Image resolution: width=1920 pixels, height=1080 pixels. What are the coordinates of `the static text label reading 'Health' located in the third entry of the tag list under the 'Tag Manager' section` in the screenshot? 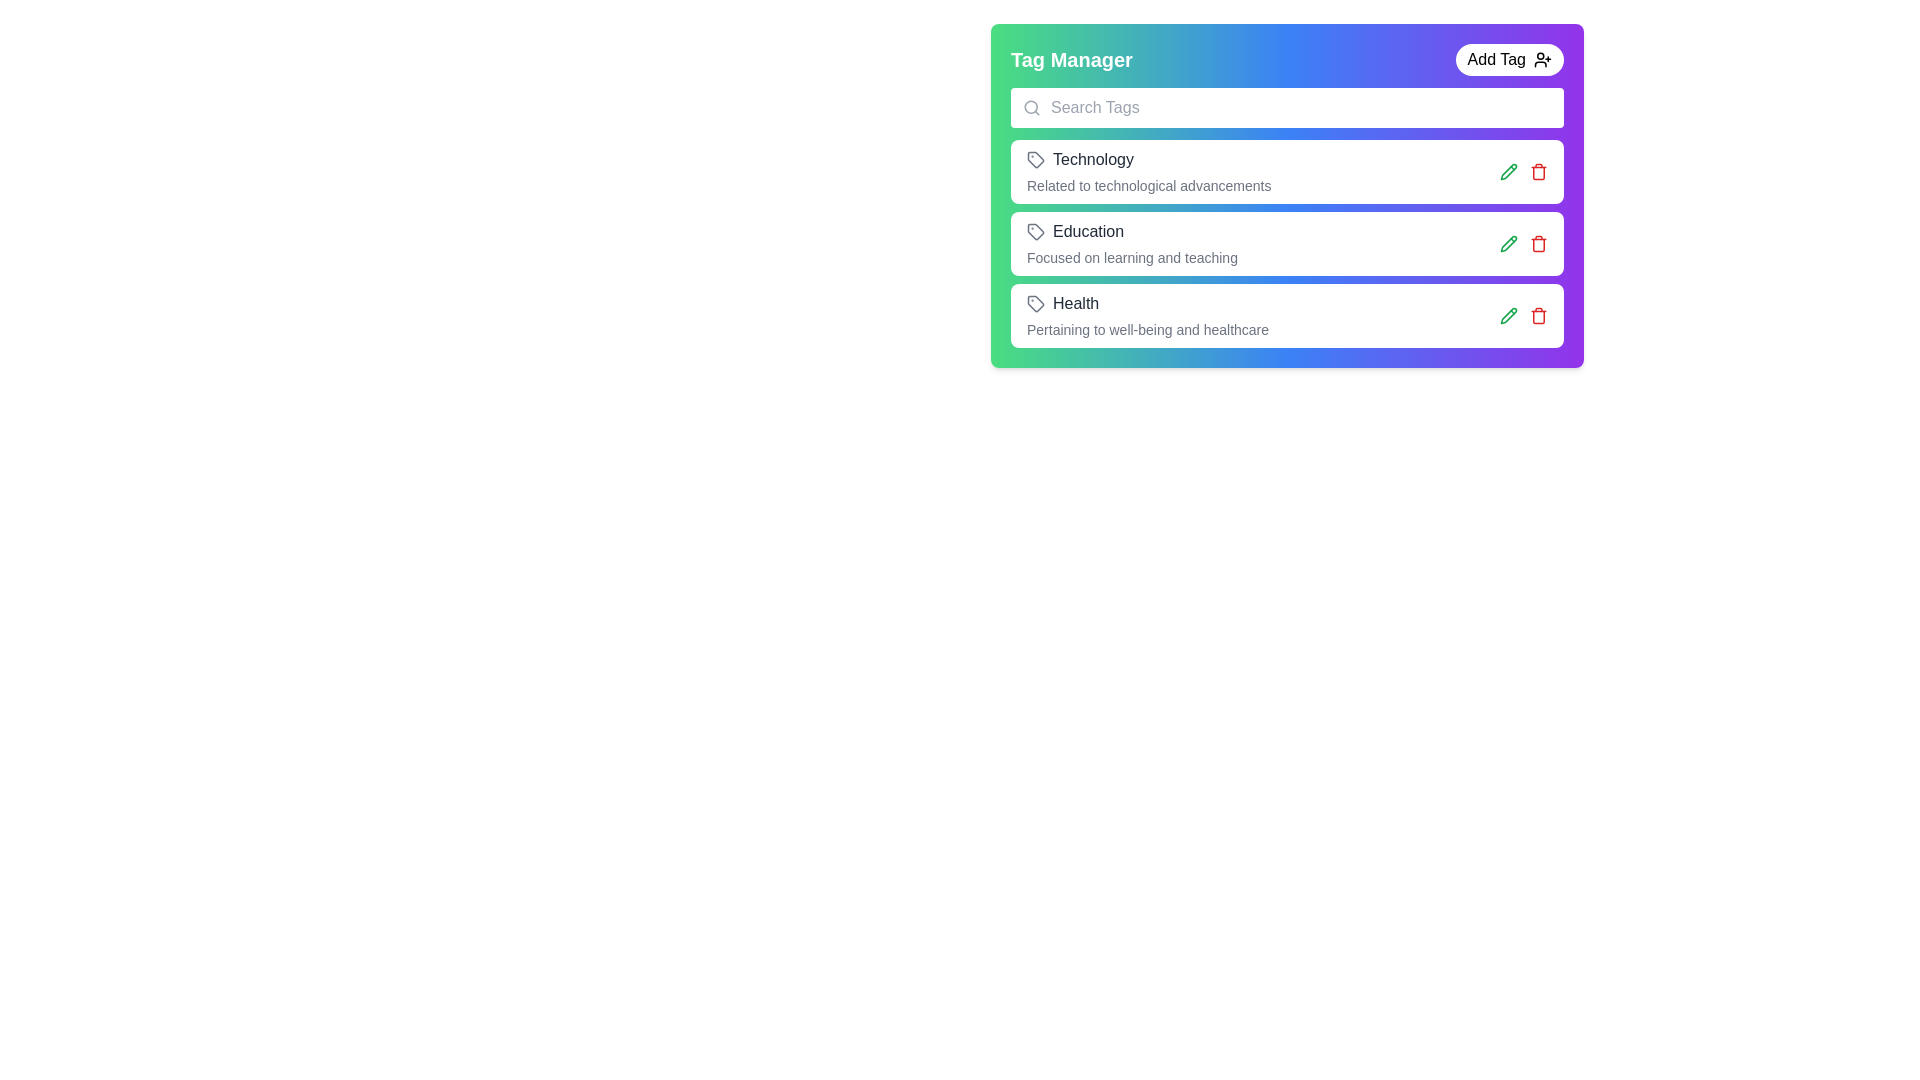 It's located at (1075, 304).